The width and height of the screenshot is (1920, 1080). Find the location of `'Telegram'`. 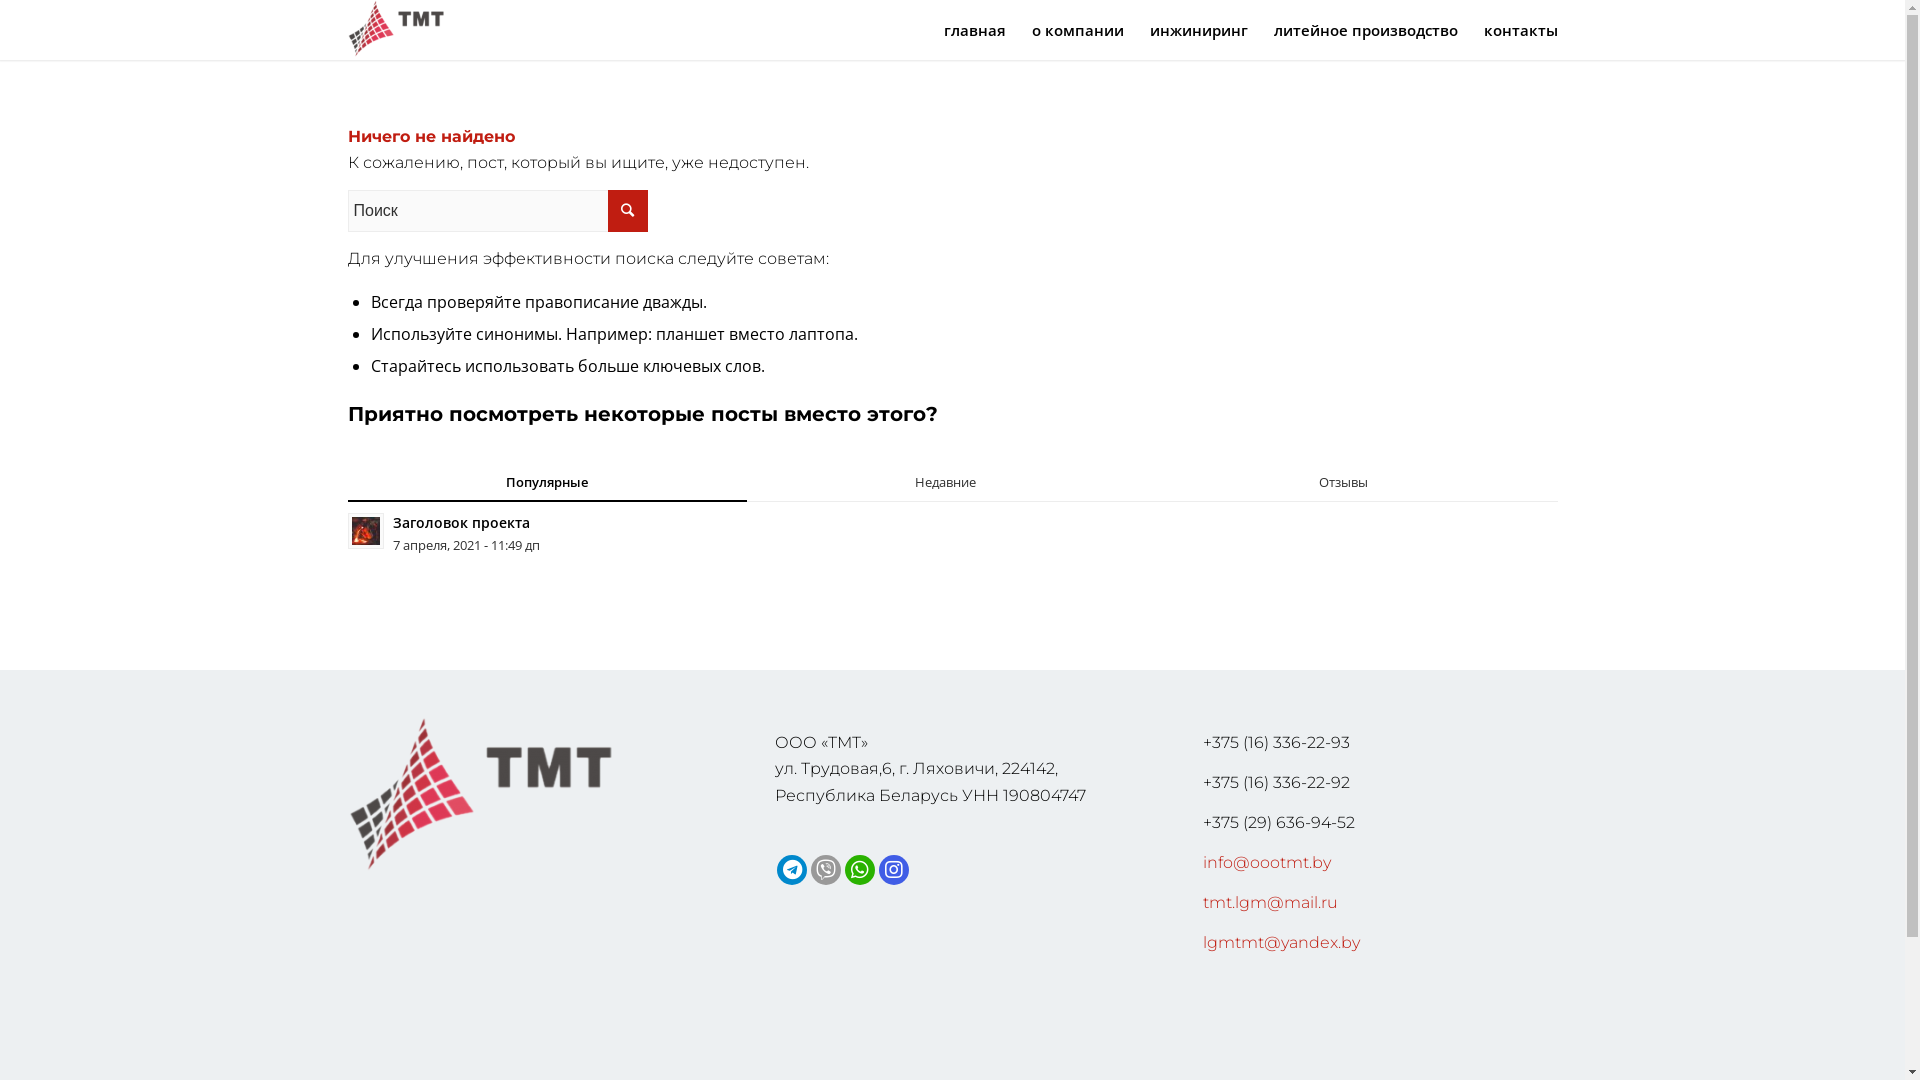

'Telegram' is located at coordinates (791, 869).